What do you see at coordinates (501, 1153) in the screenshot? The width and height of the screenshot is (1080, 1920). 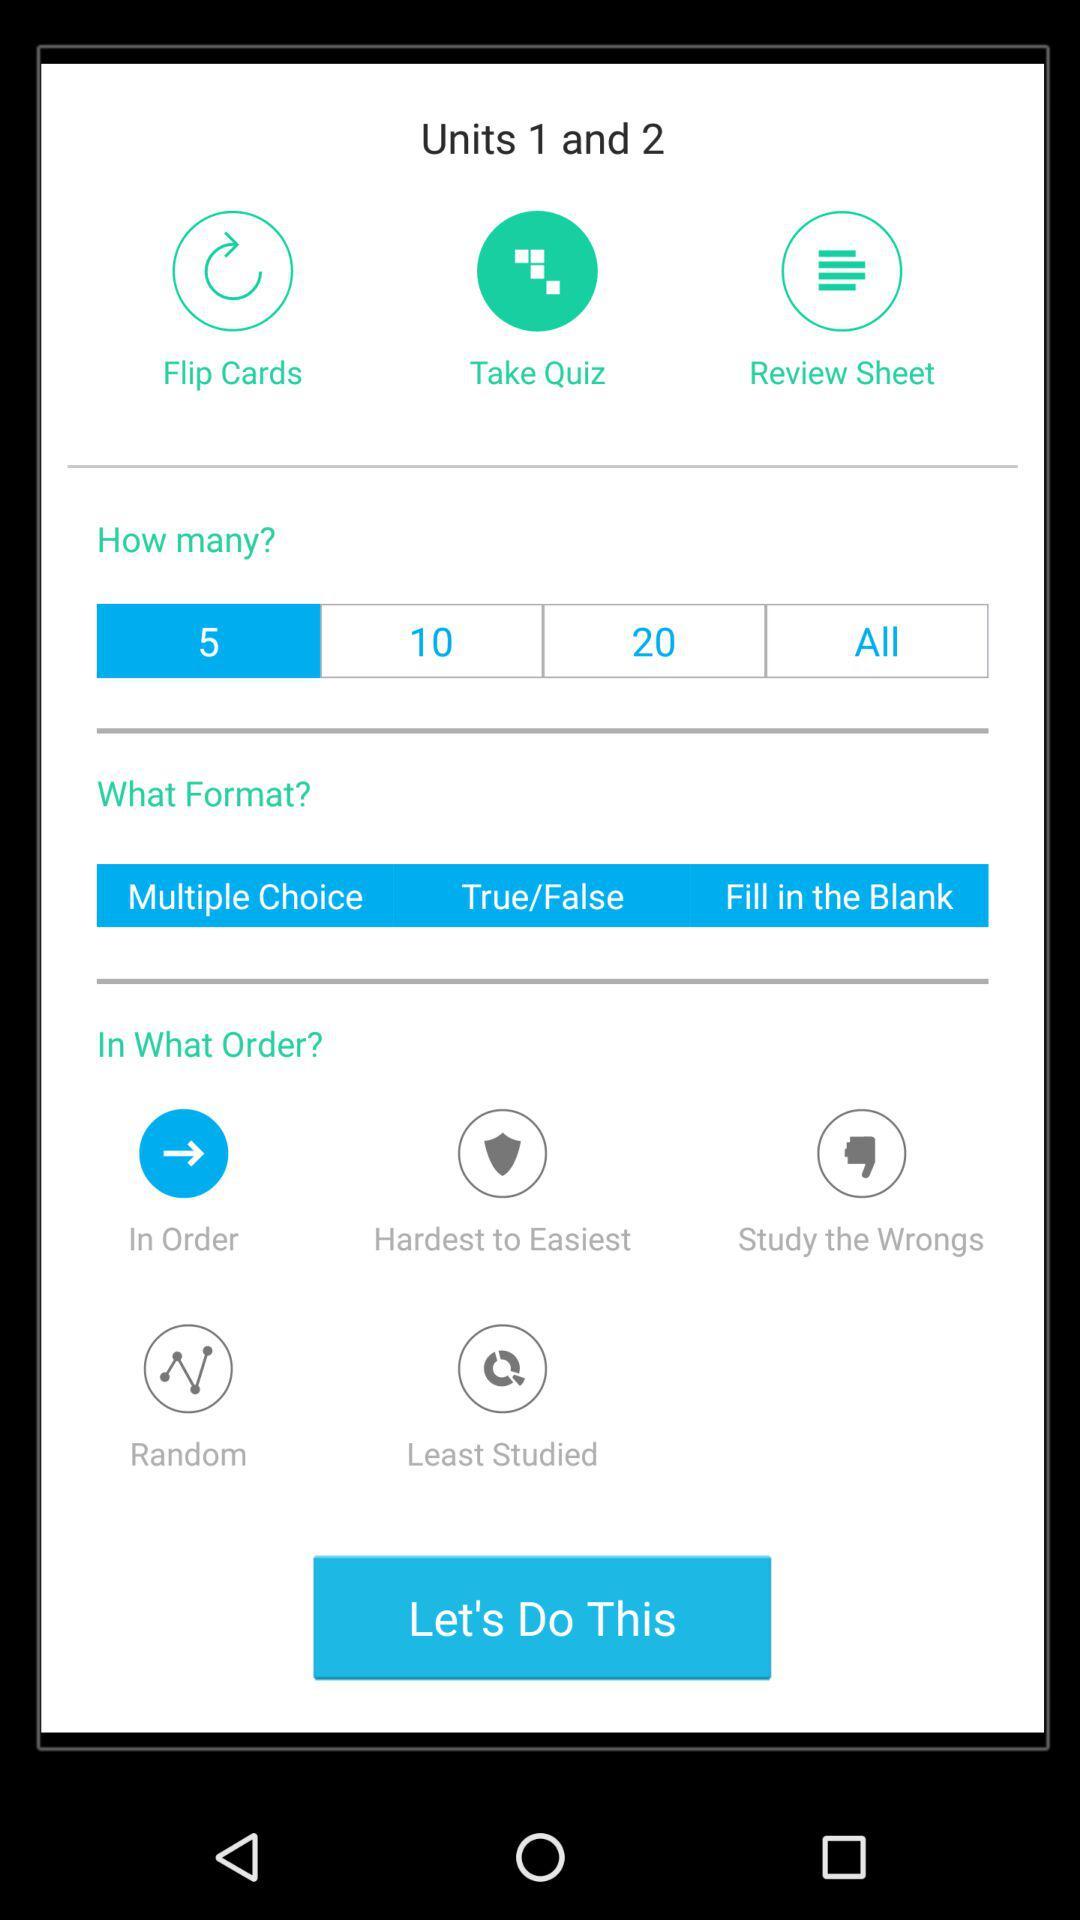 I see `something` at bounding box center [501, 1153].